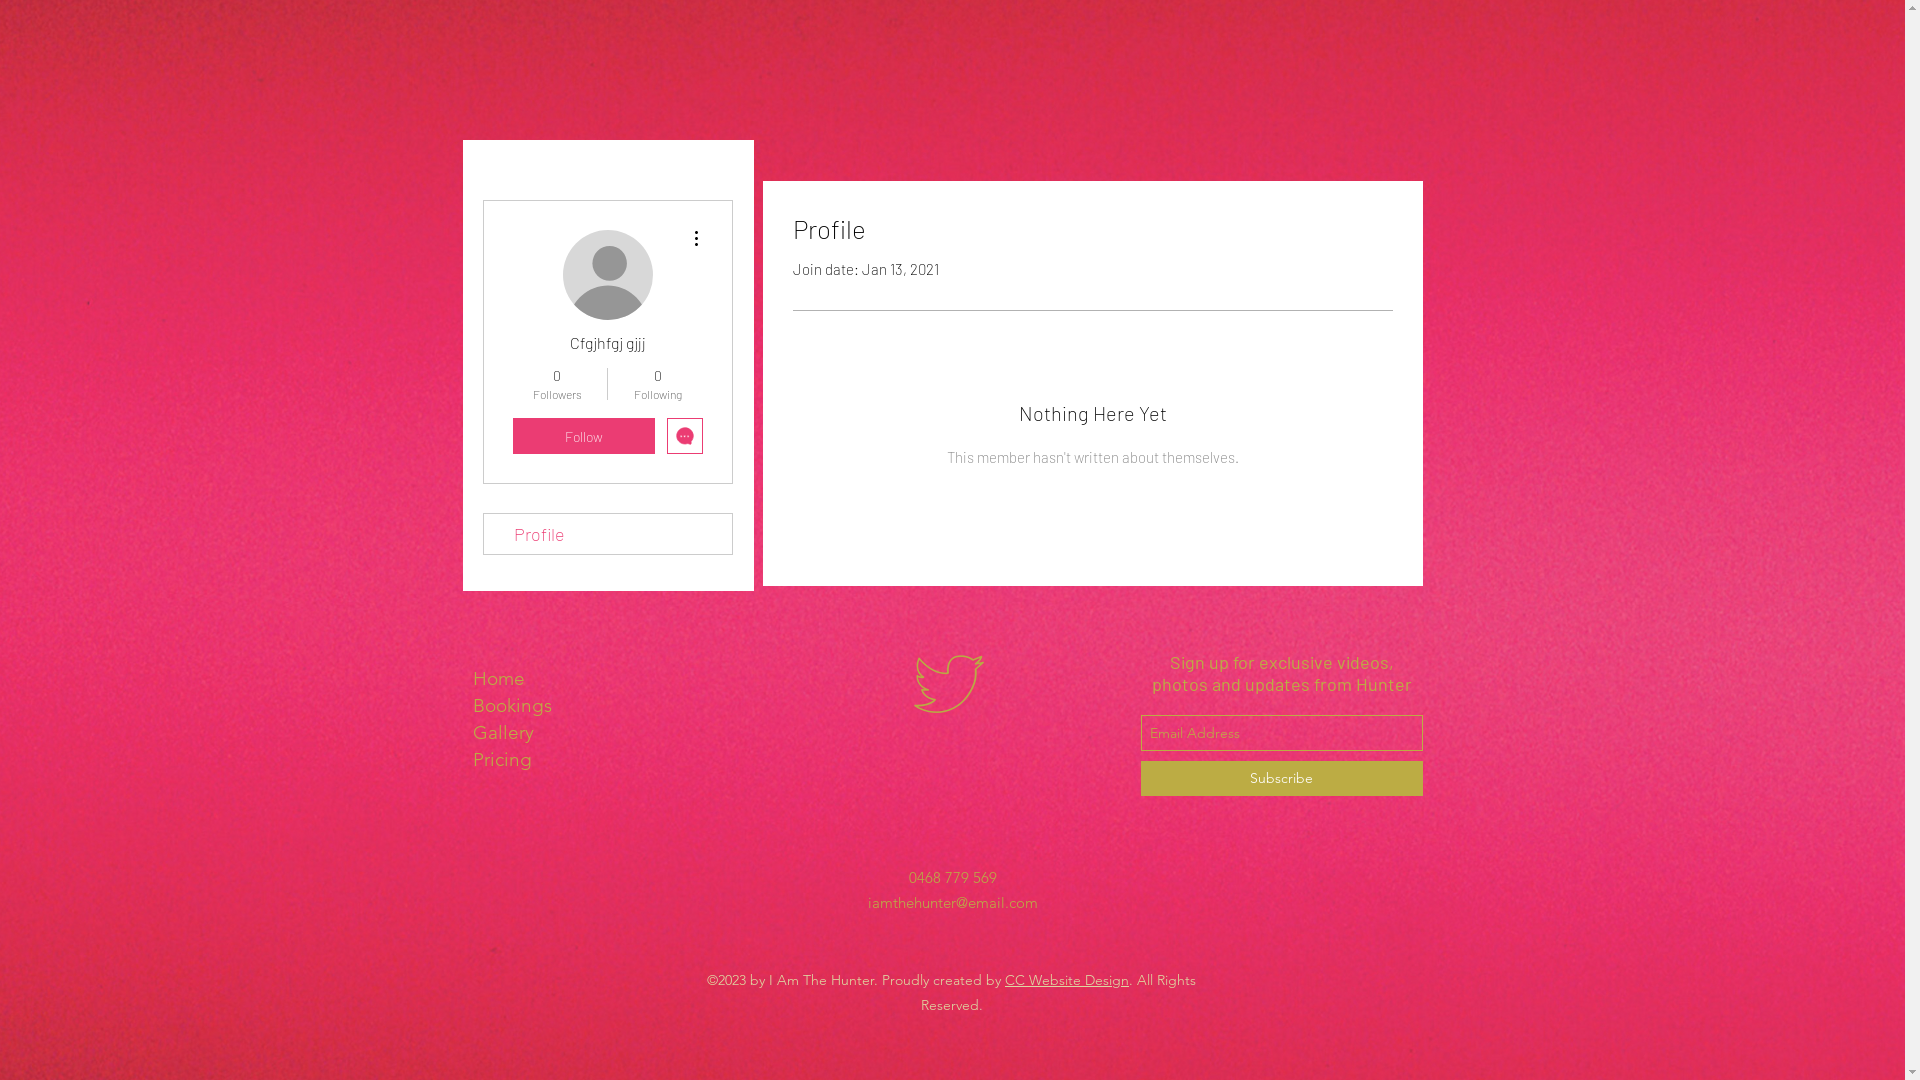  I want to click on 'Gallery', so click(470, 732).